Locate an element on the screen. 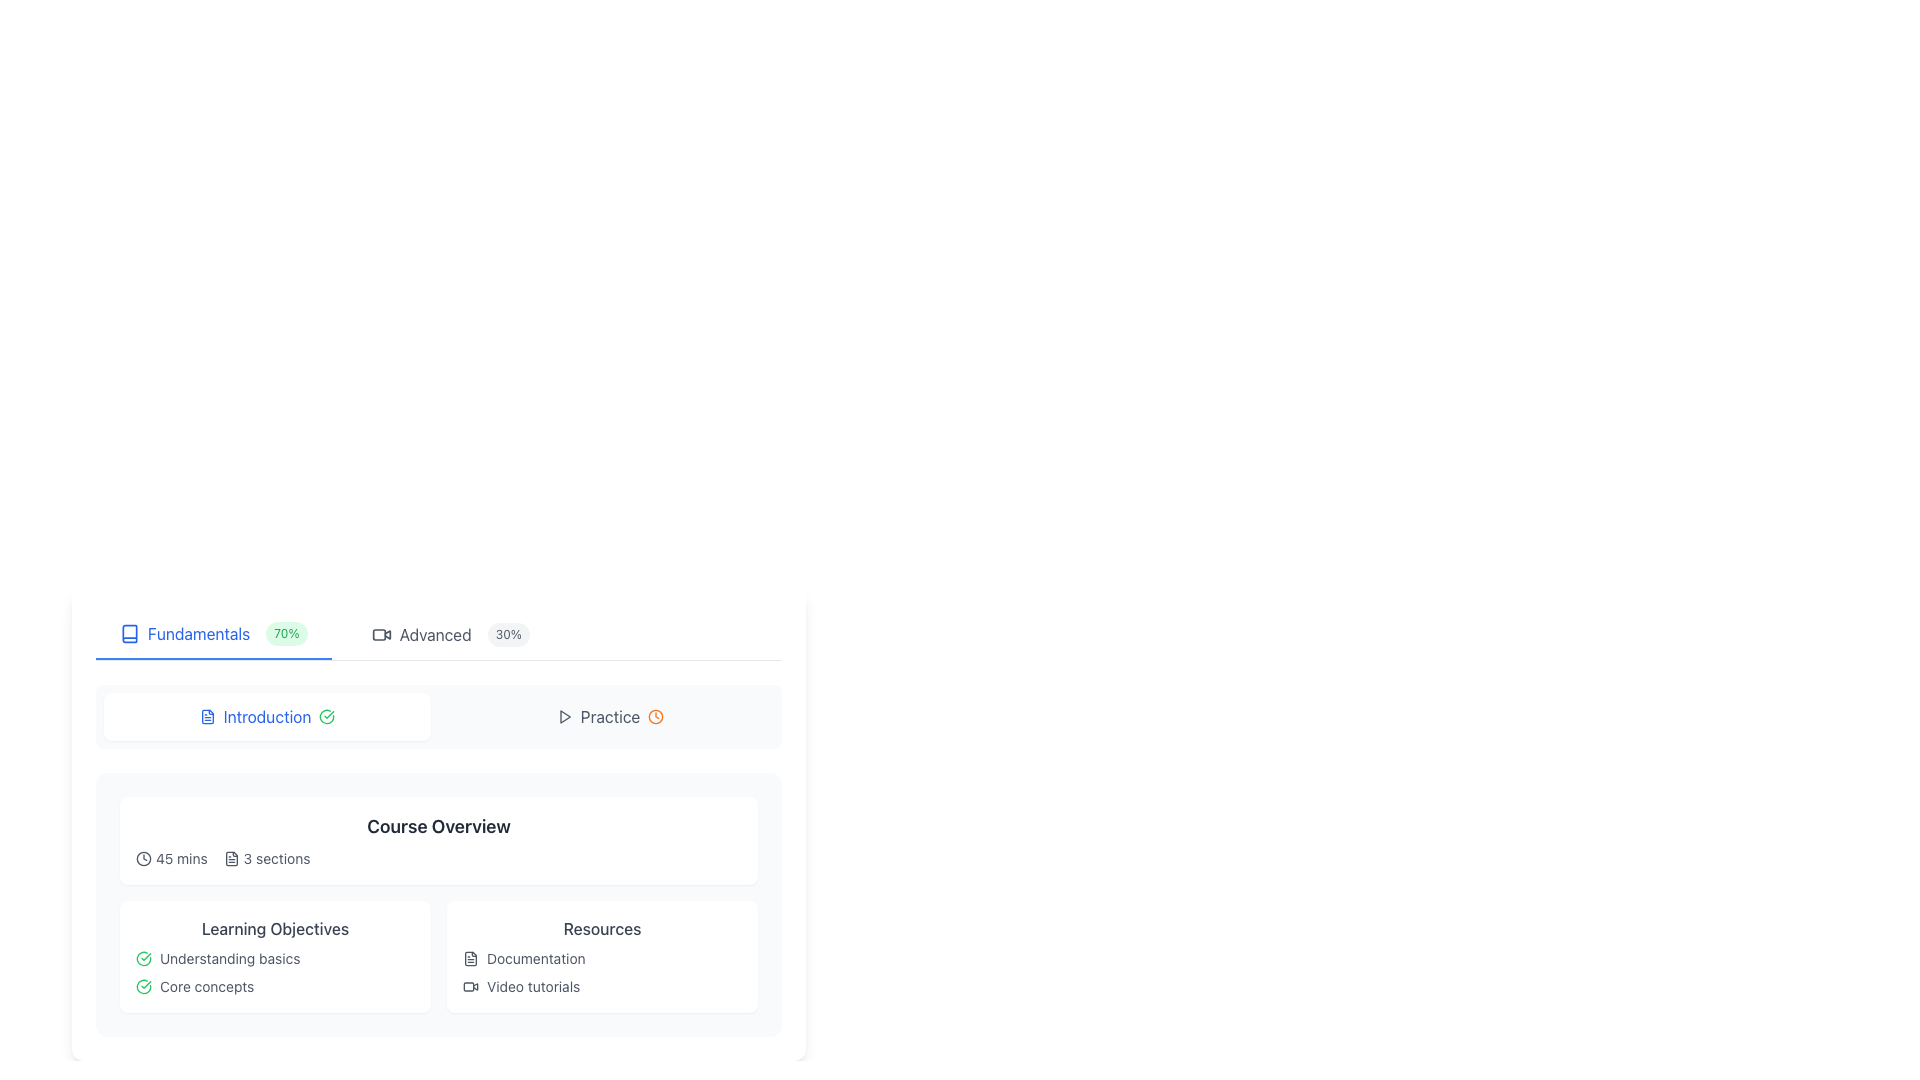  the content of the Informative panel titled 'Course Overview', which includes learning objectives and resources is located at coordinates (437, 905).